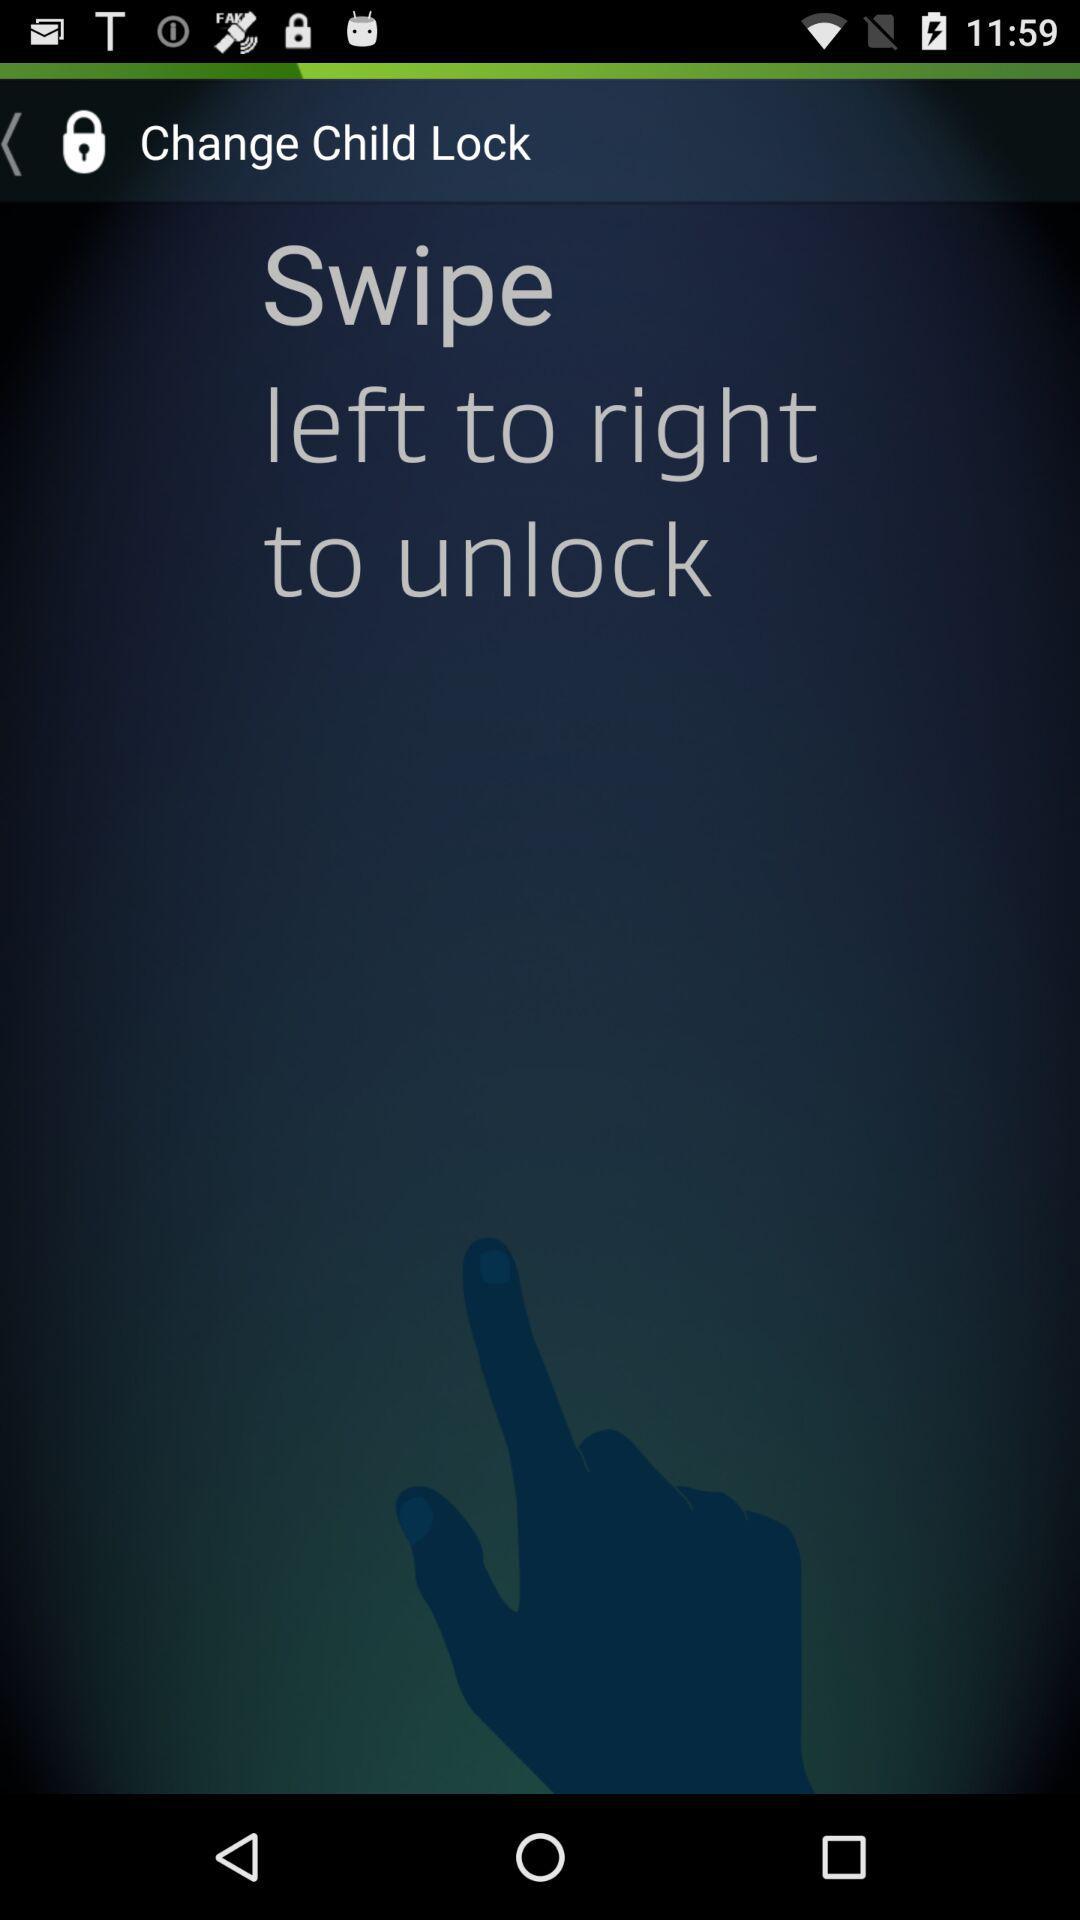  I want to click on go back, so click(61, 140).